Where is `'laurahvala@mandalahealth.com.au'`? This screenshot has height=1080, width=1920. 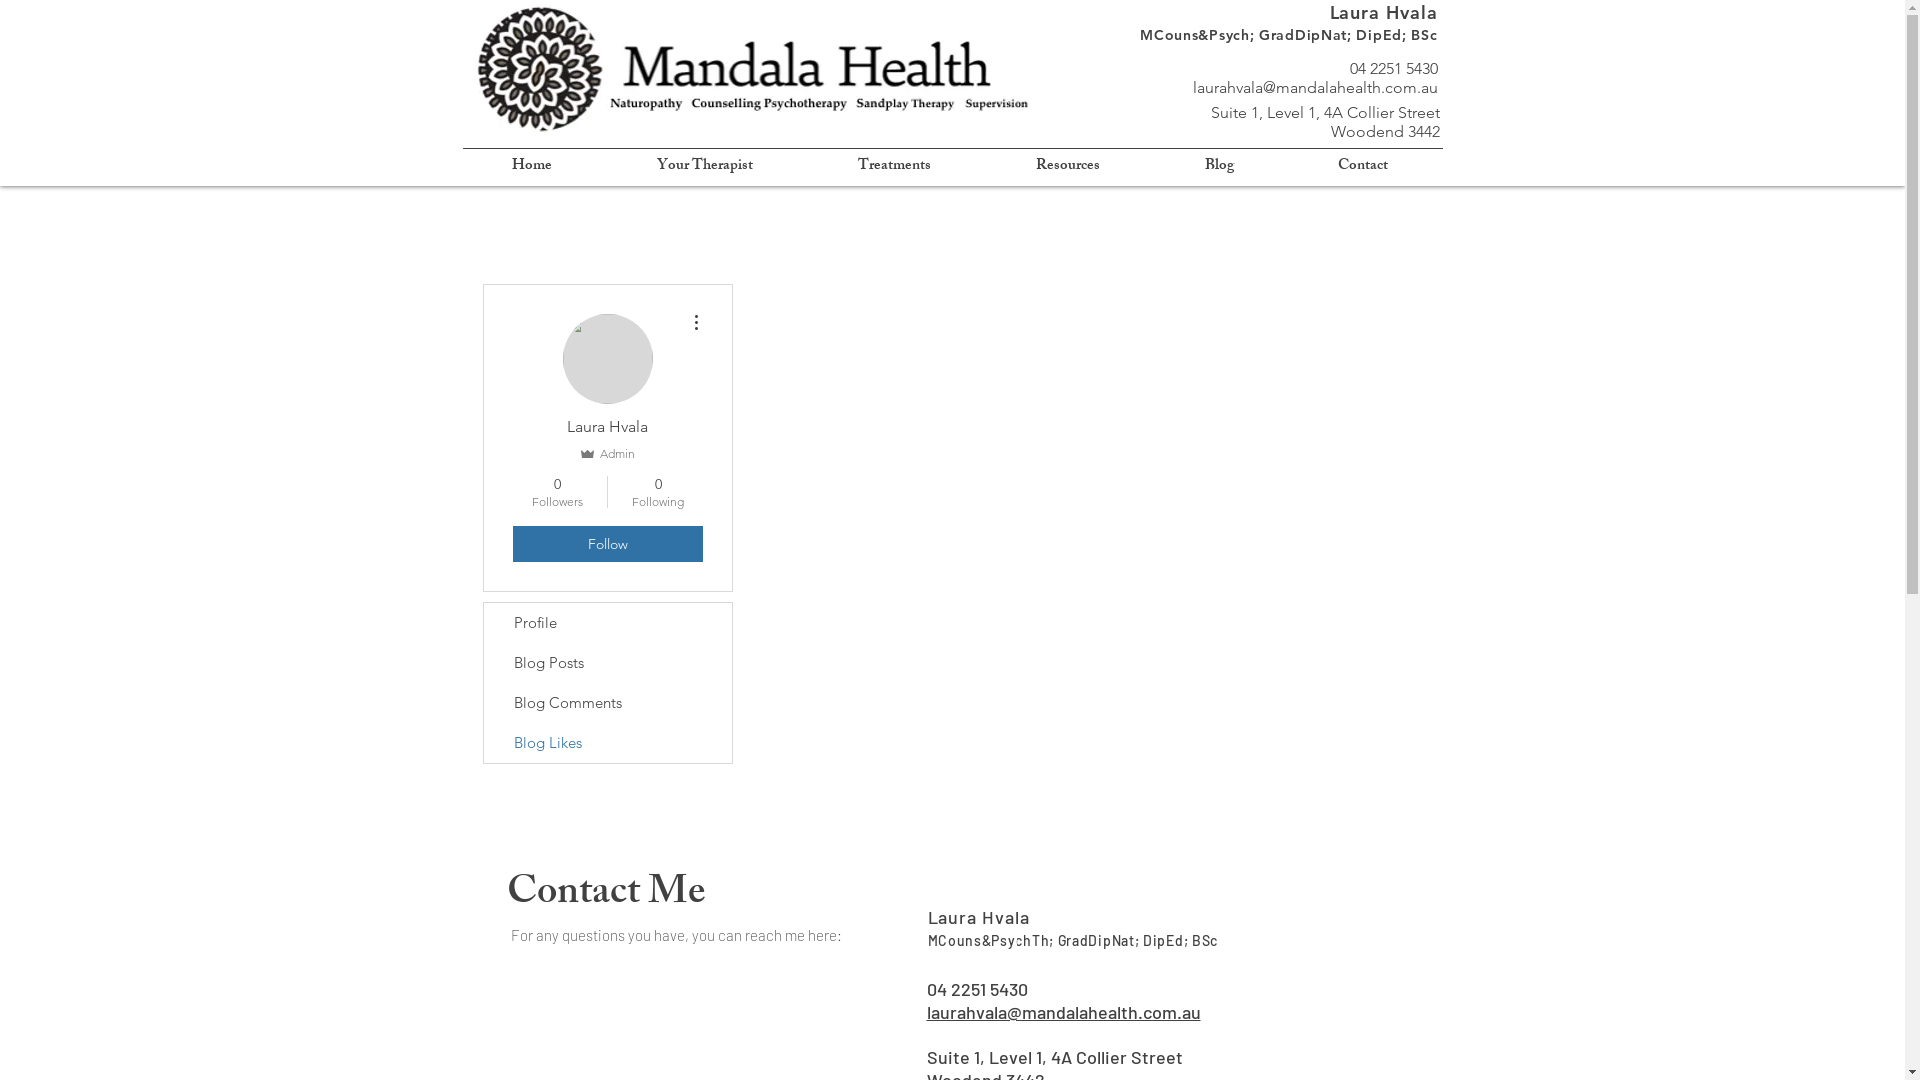 'laurahvala@mandalahealth.com.au' is located at coordinates (1314, 86).